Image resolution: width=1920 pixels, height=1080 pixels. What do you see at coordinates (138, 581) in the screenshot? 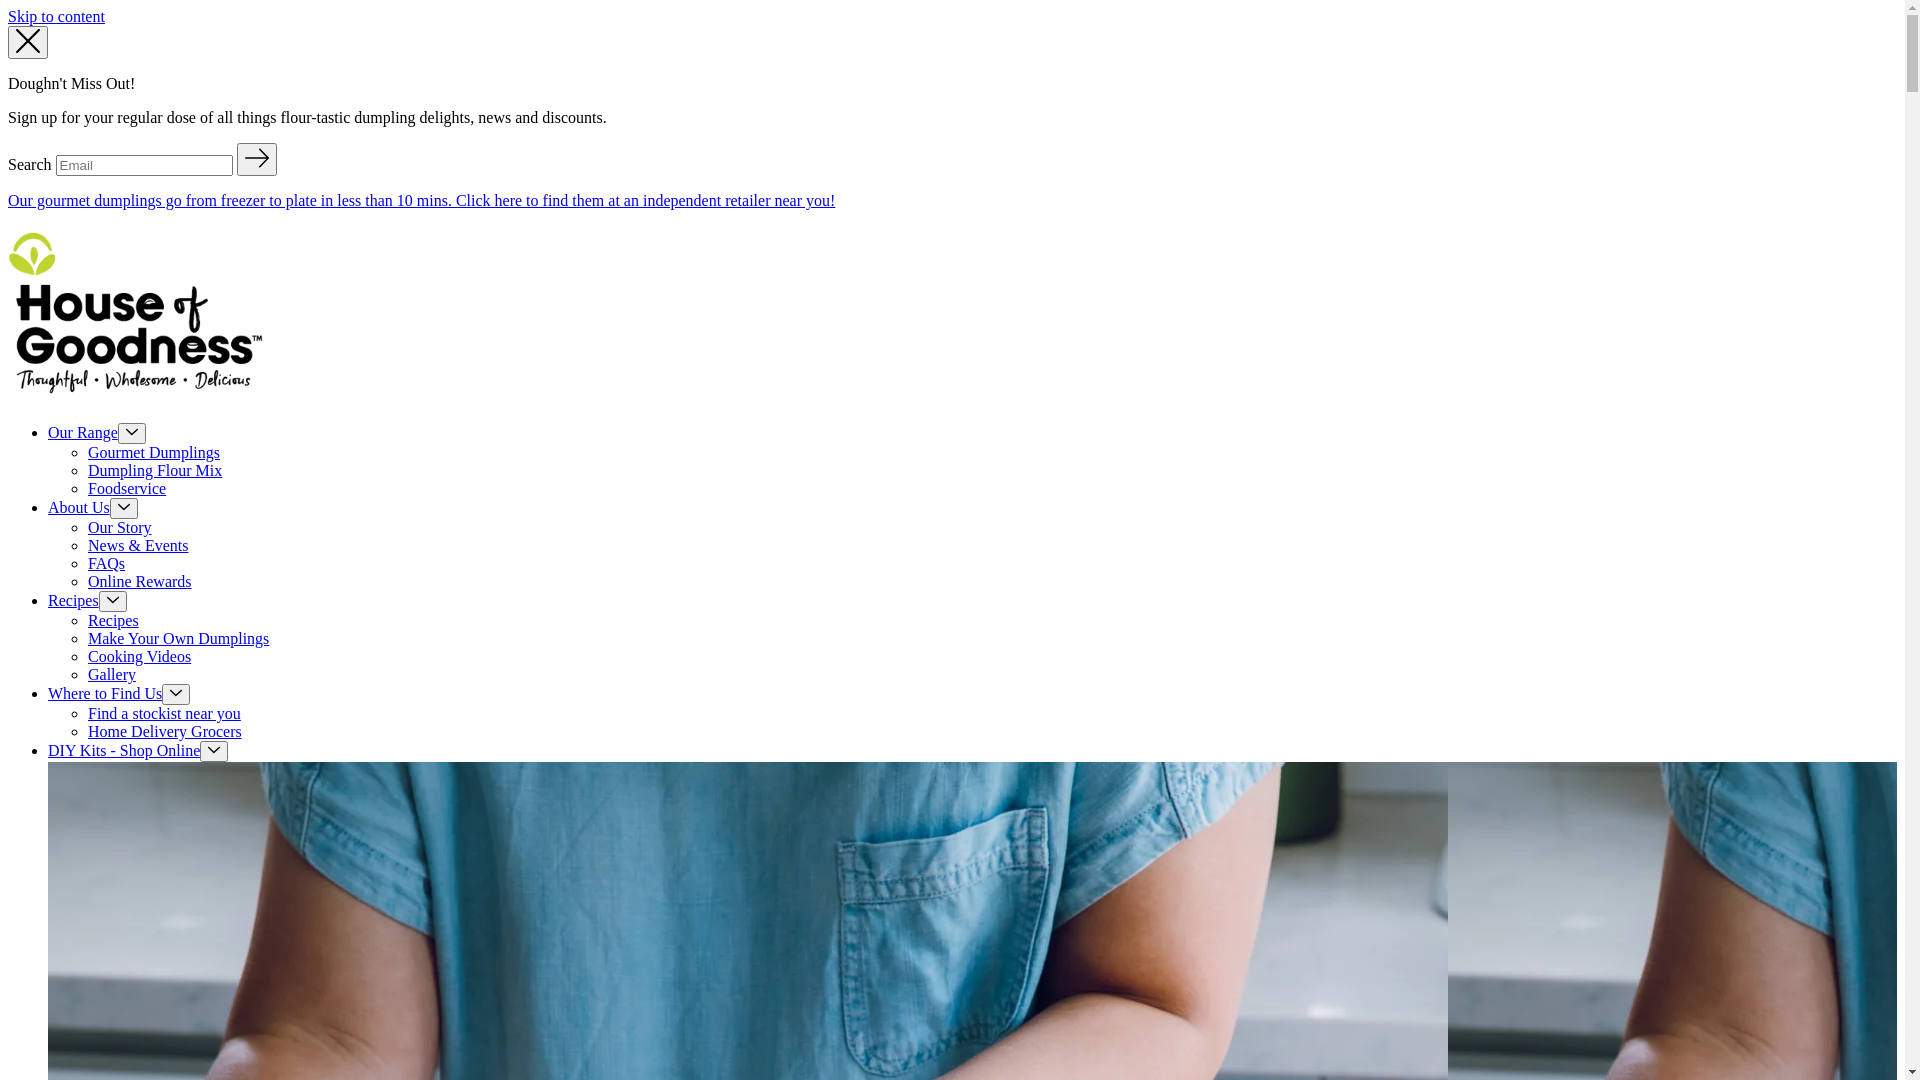
I see `'Online Rewards'` at bounding box center [138, 581].